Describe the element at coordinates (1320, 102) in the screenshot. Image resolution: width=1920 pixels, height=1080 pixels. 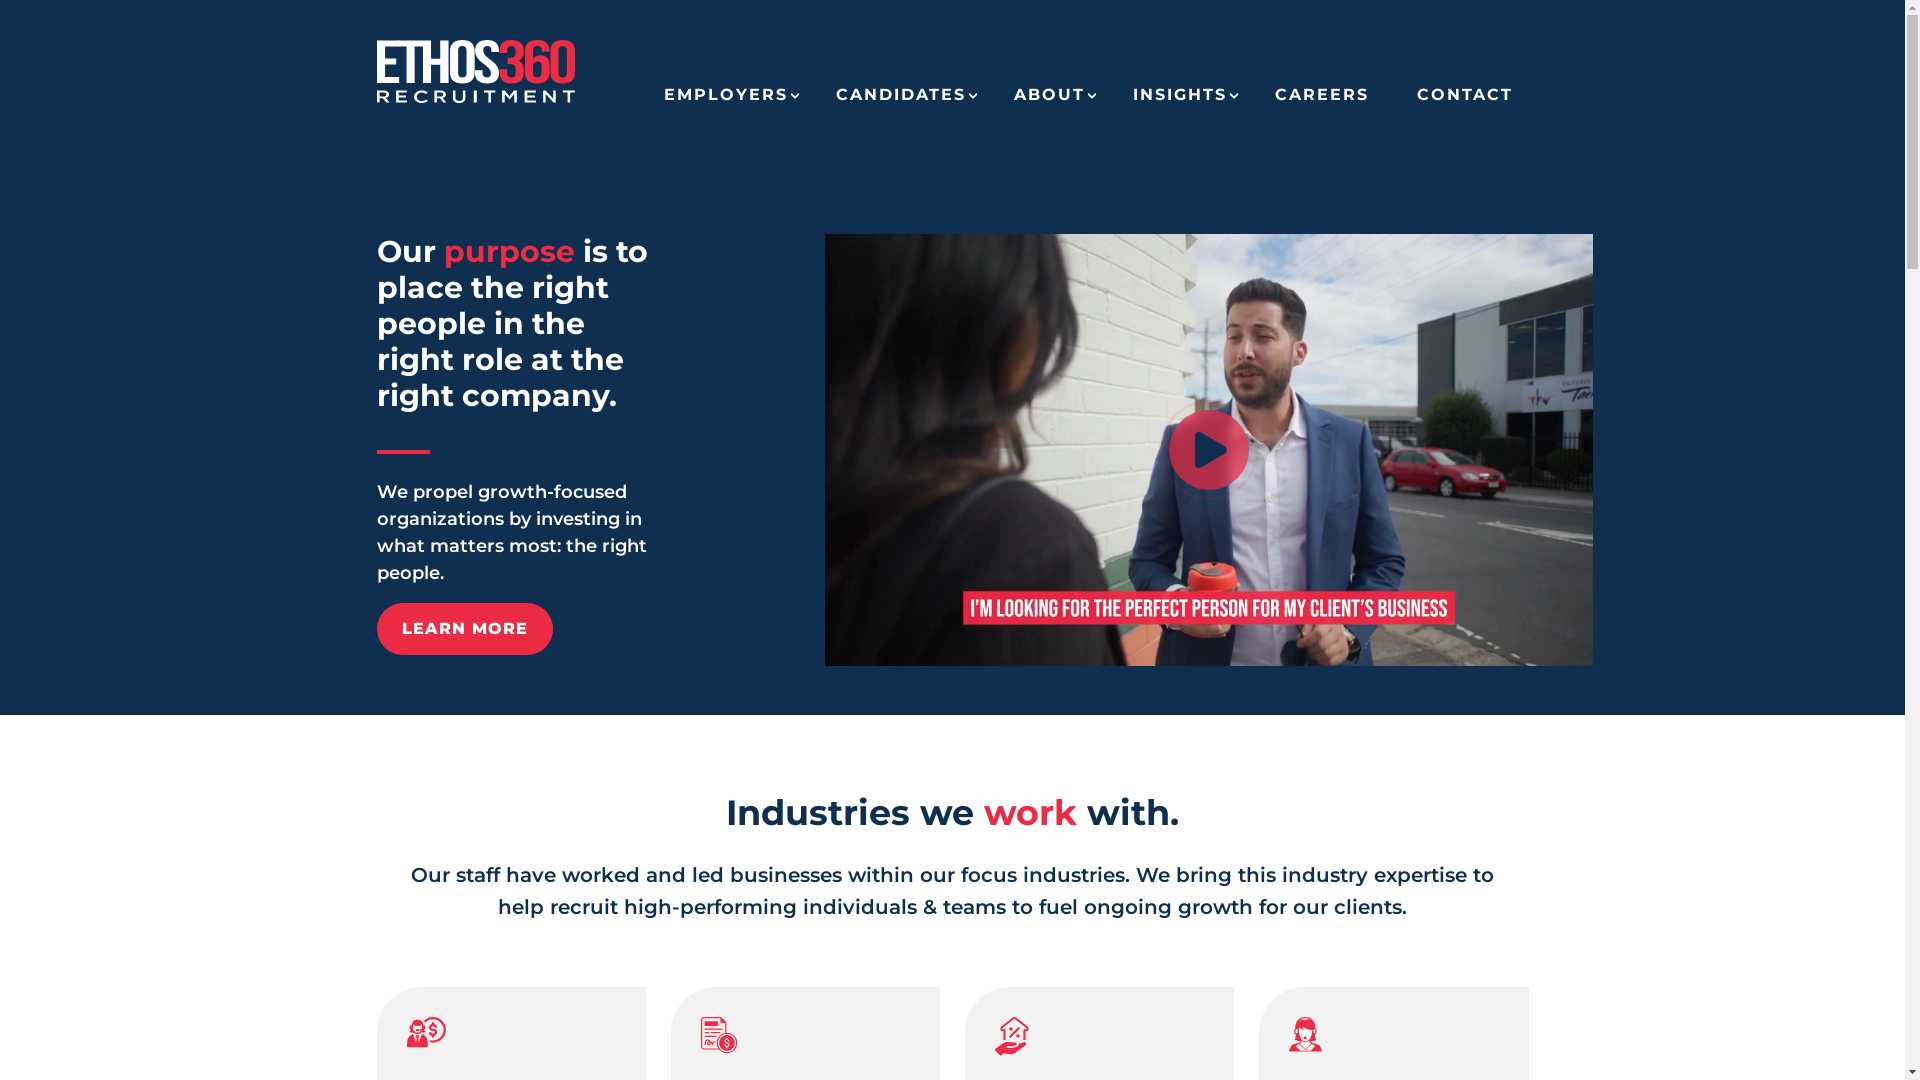
I see `'CAREERS'` at that location.